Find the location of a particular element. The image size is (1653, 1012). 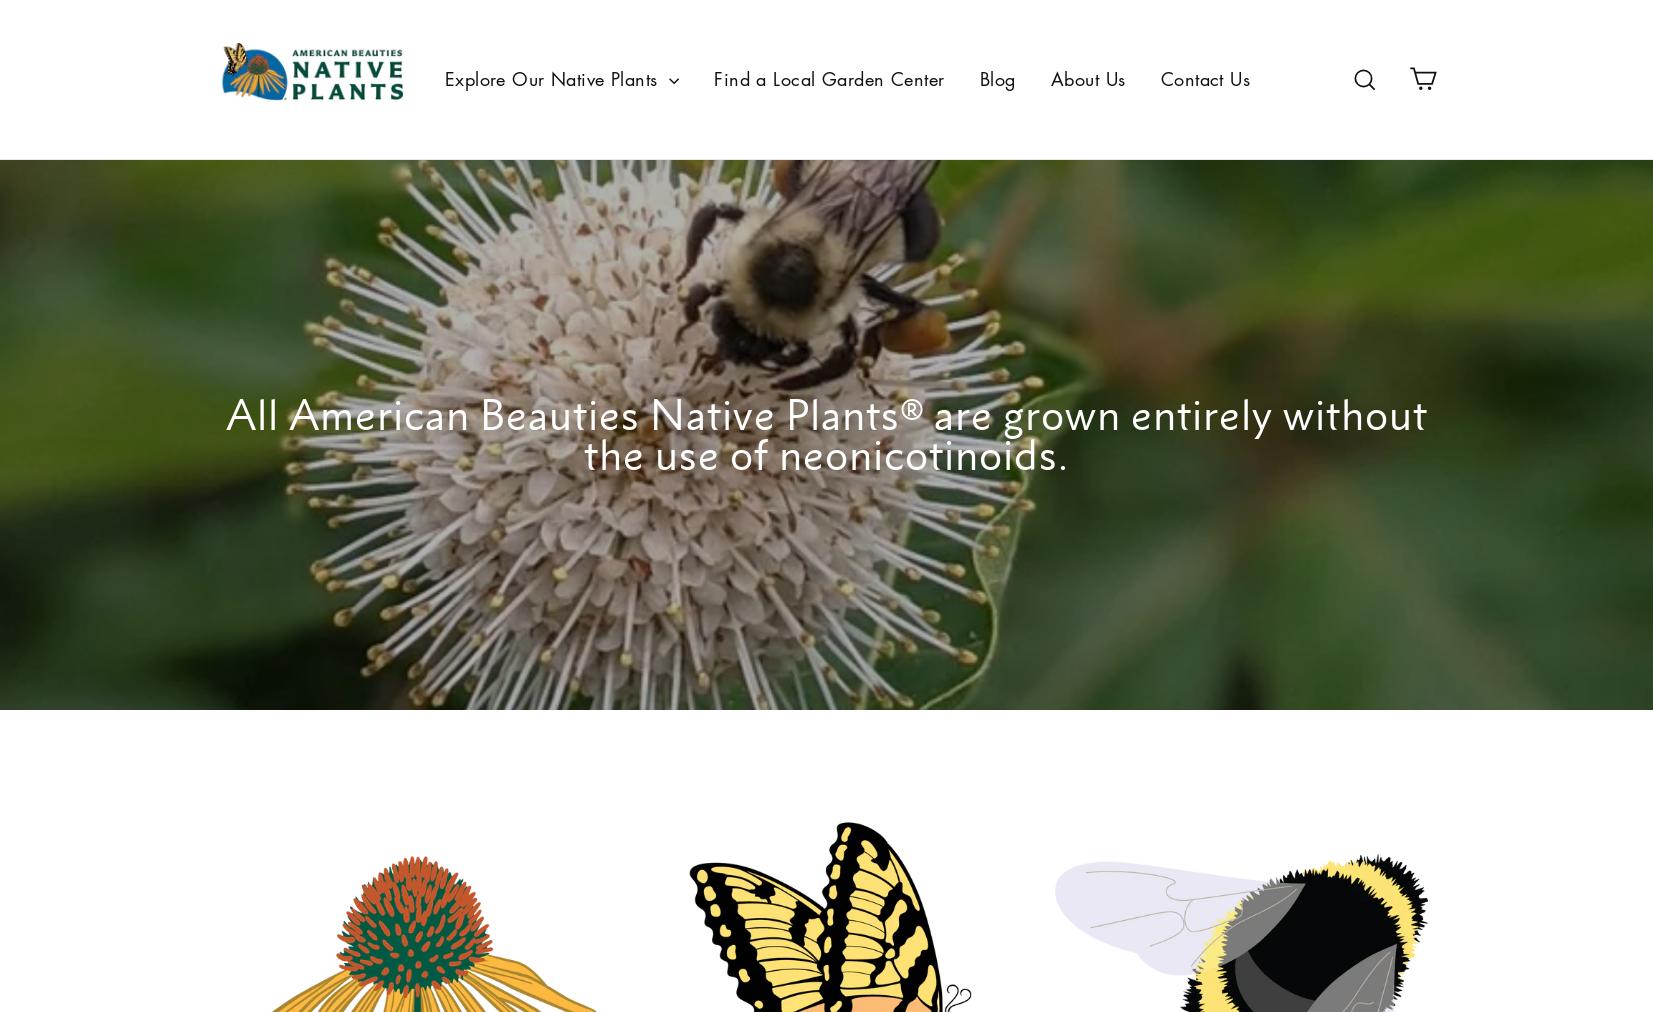

'Collections' is located at coordinates (487, 392).